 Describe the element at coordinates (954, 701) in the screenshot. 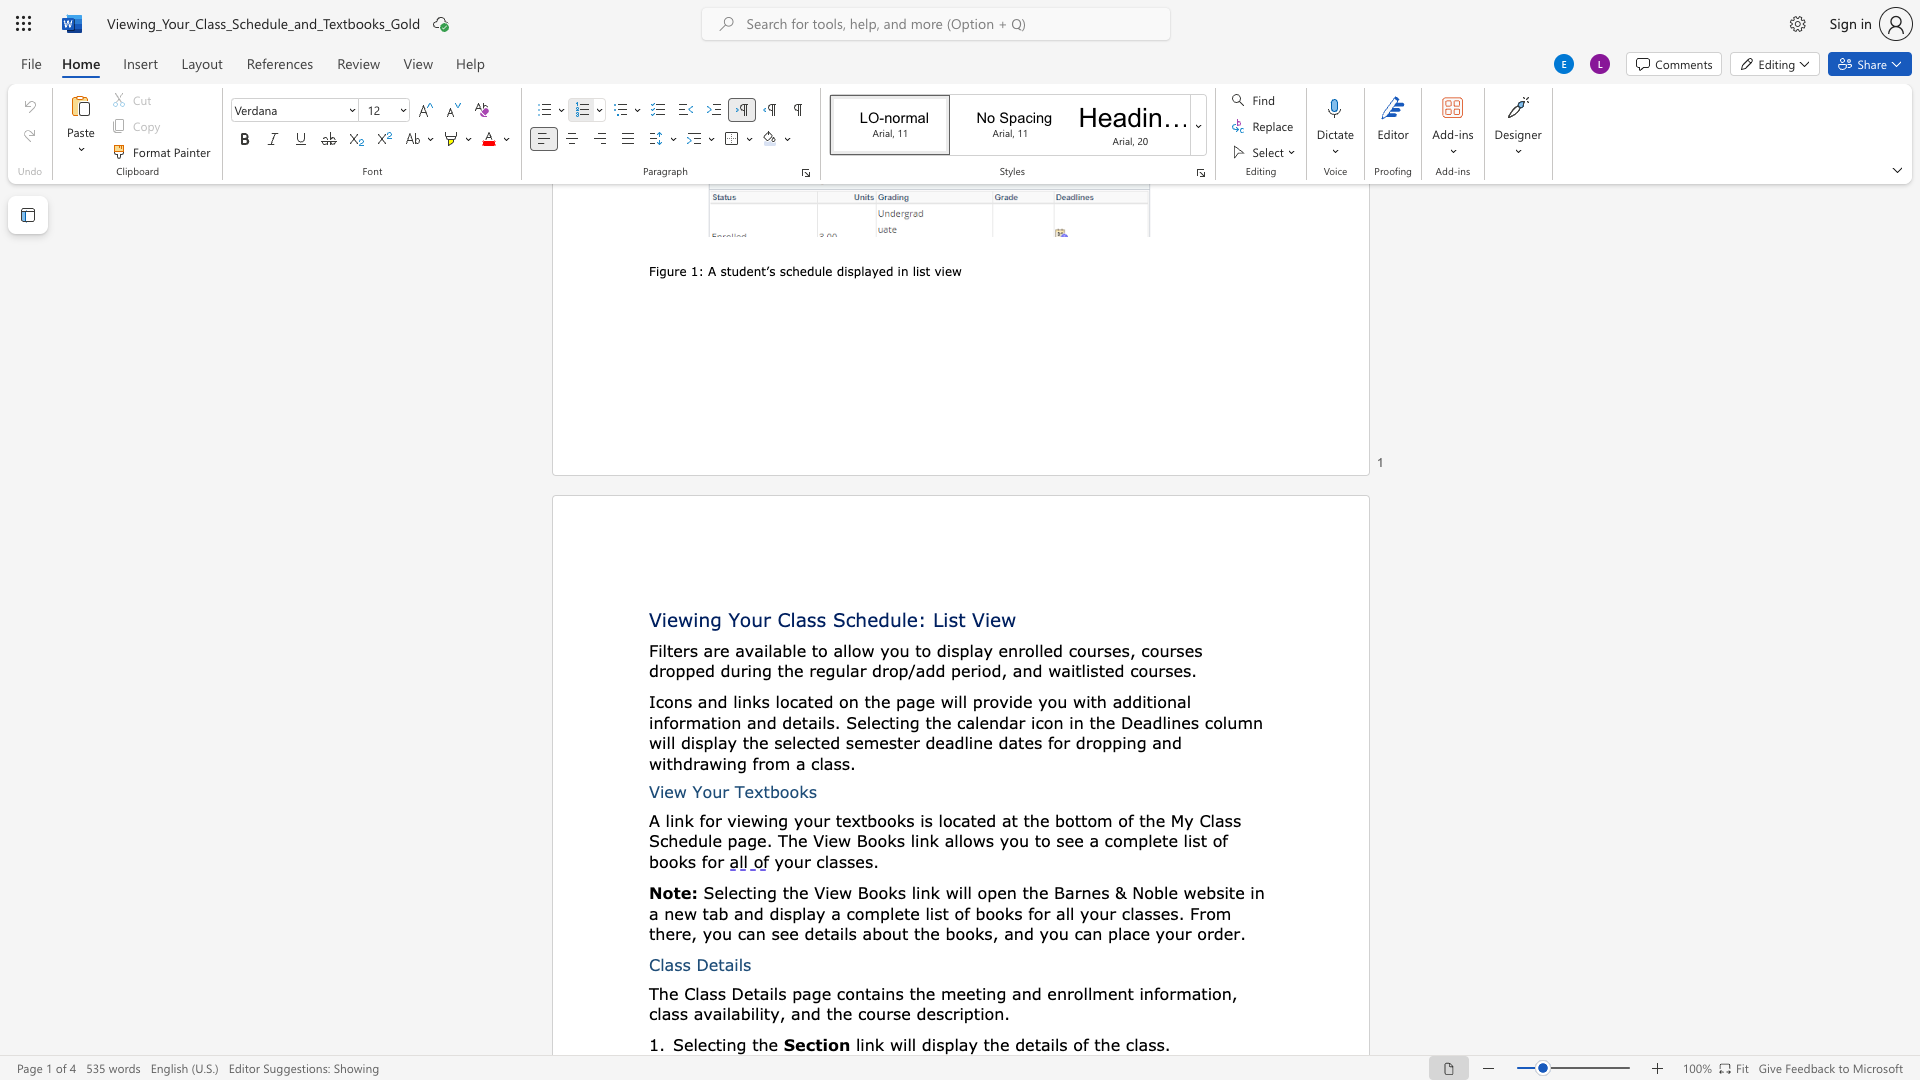

I see `the 1th character "i" in the text` at that location.